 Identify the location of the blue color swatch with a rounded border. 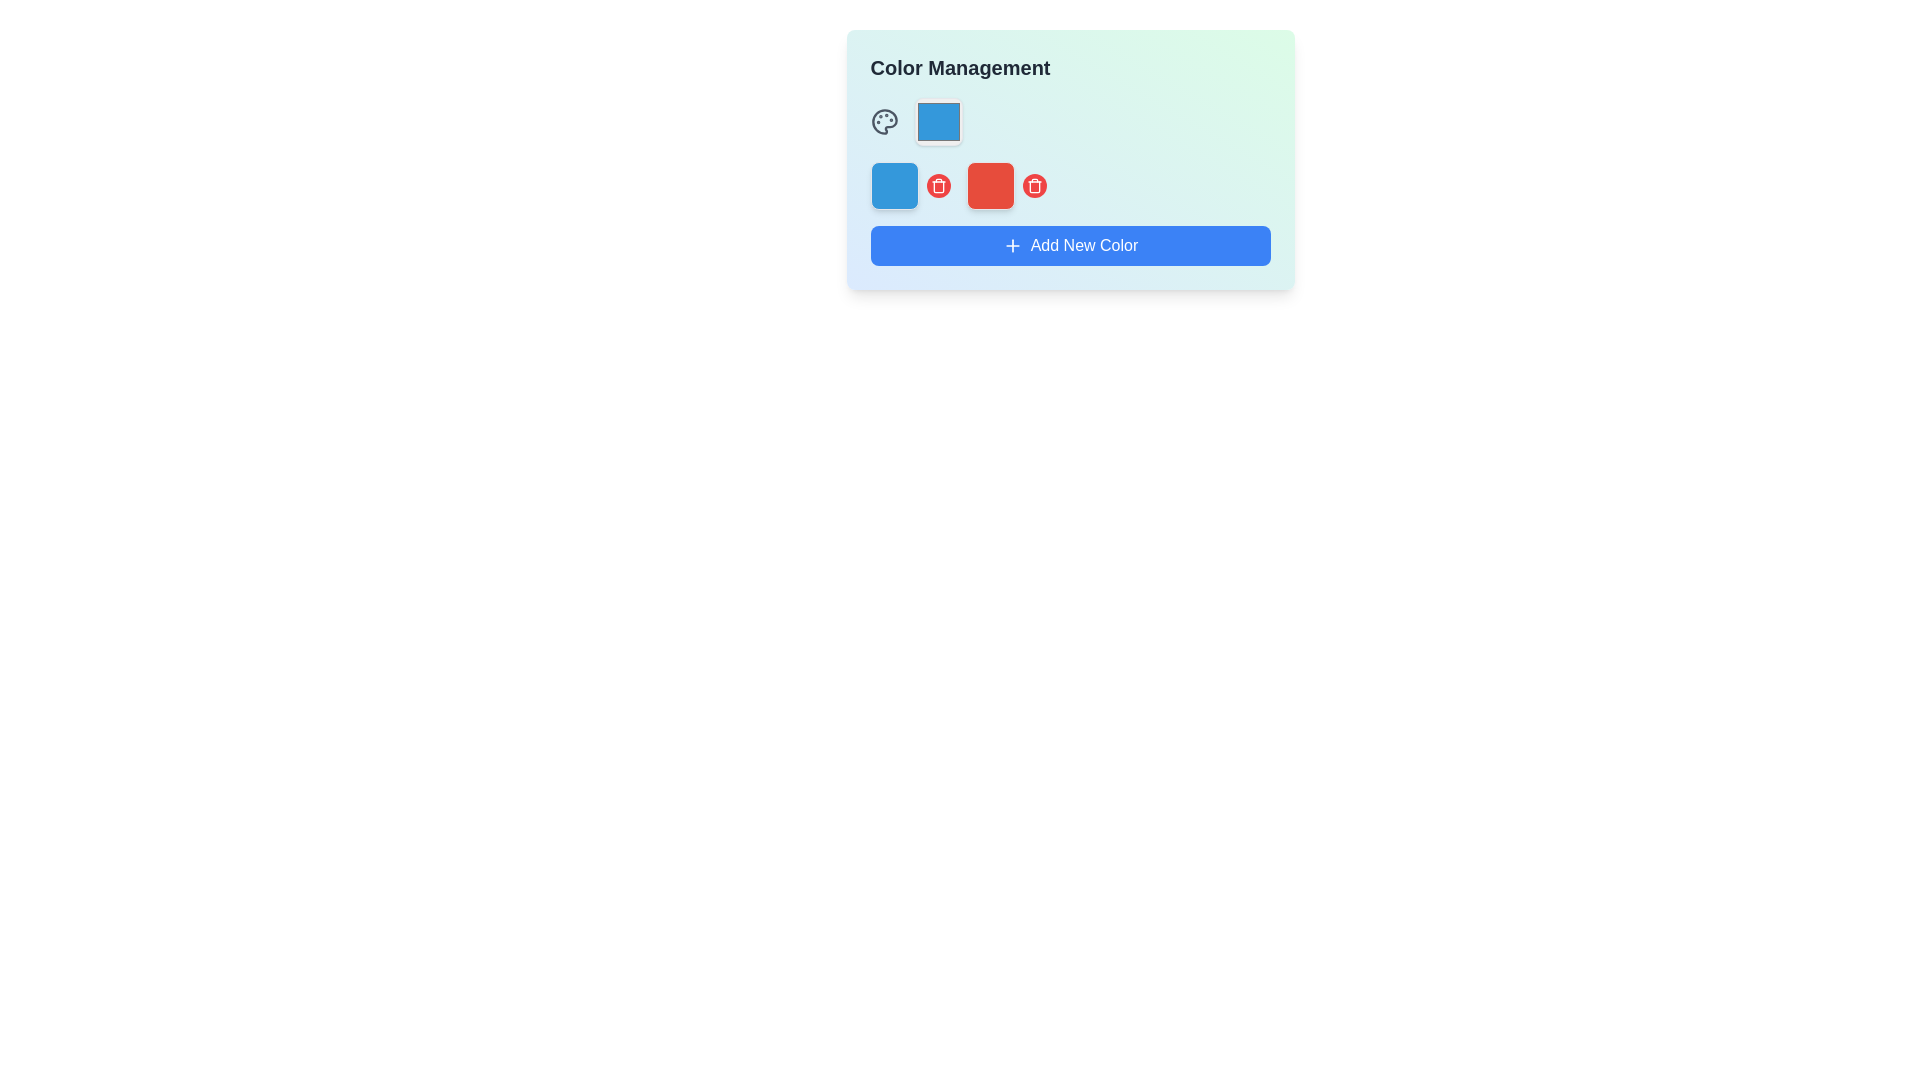
(937, 122).